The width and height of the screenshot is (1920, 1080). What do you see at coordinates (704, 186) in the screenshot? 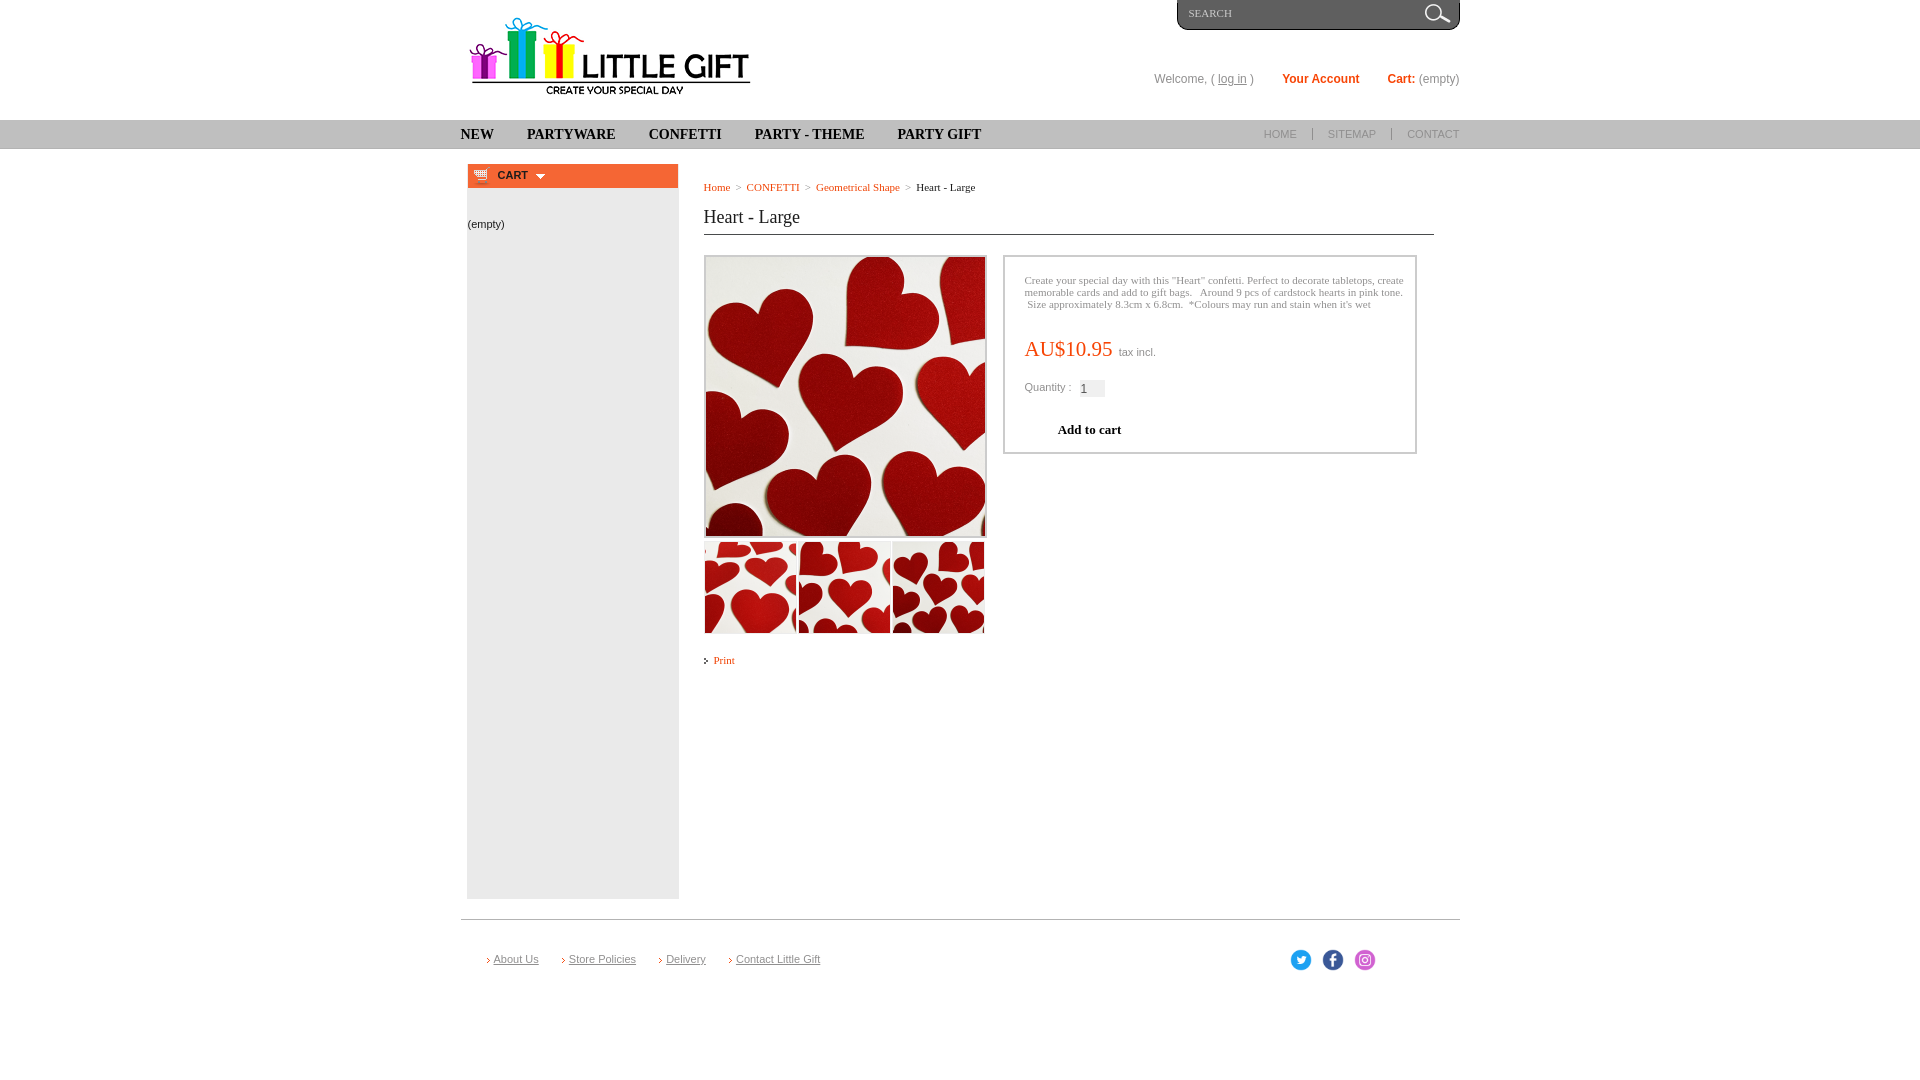
I see `'Home'` at bounding box center [704, 186].